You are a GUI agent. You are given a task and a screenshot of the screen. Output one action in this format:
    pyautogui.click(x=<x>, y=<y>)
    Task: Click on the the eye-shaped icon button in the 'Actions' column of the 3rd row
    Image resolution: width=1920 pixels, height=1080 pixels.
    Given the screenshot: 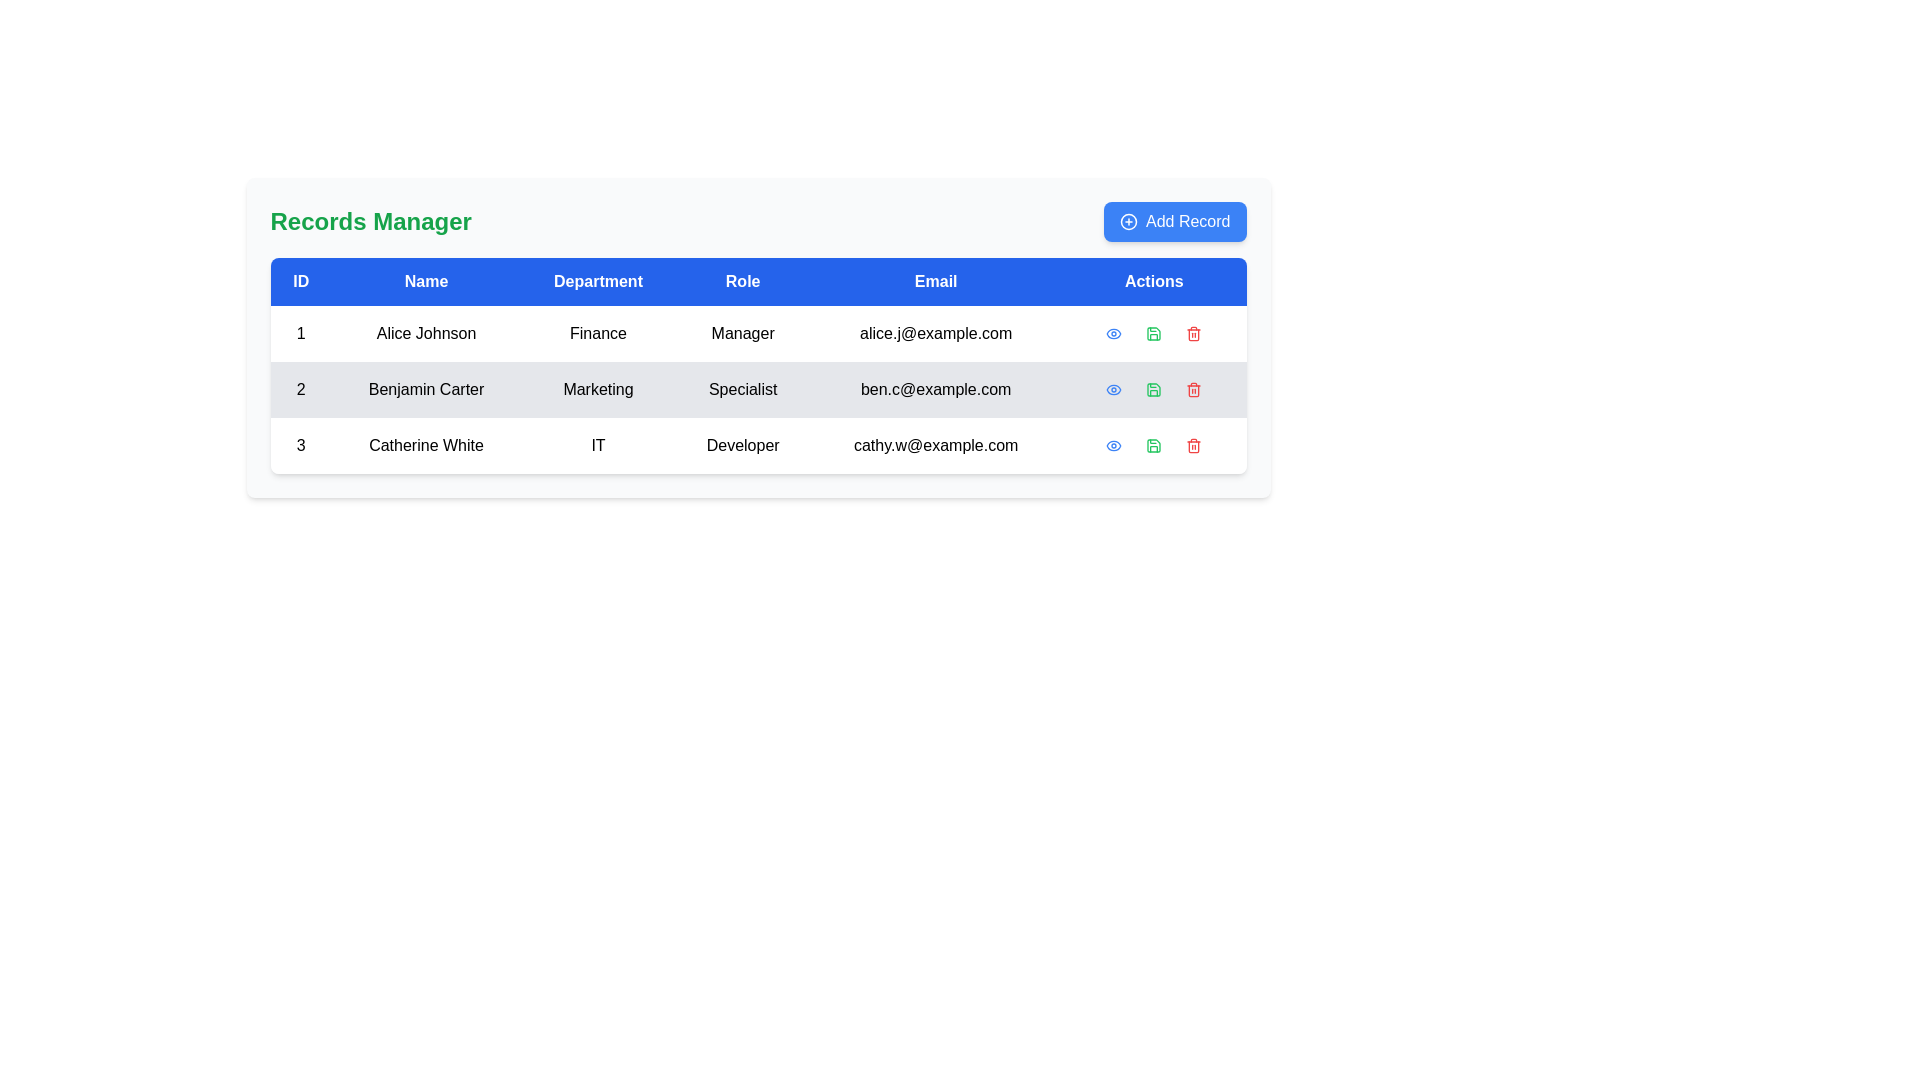 What is the action you would take?
    pyautogui.click(x=1113, y=389)
    